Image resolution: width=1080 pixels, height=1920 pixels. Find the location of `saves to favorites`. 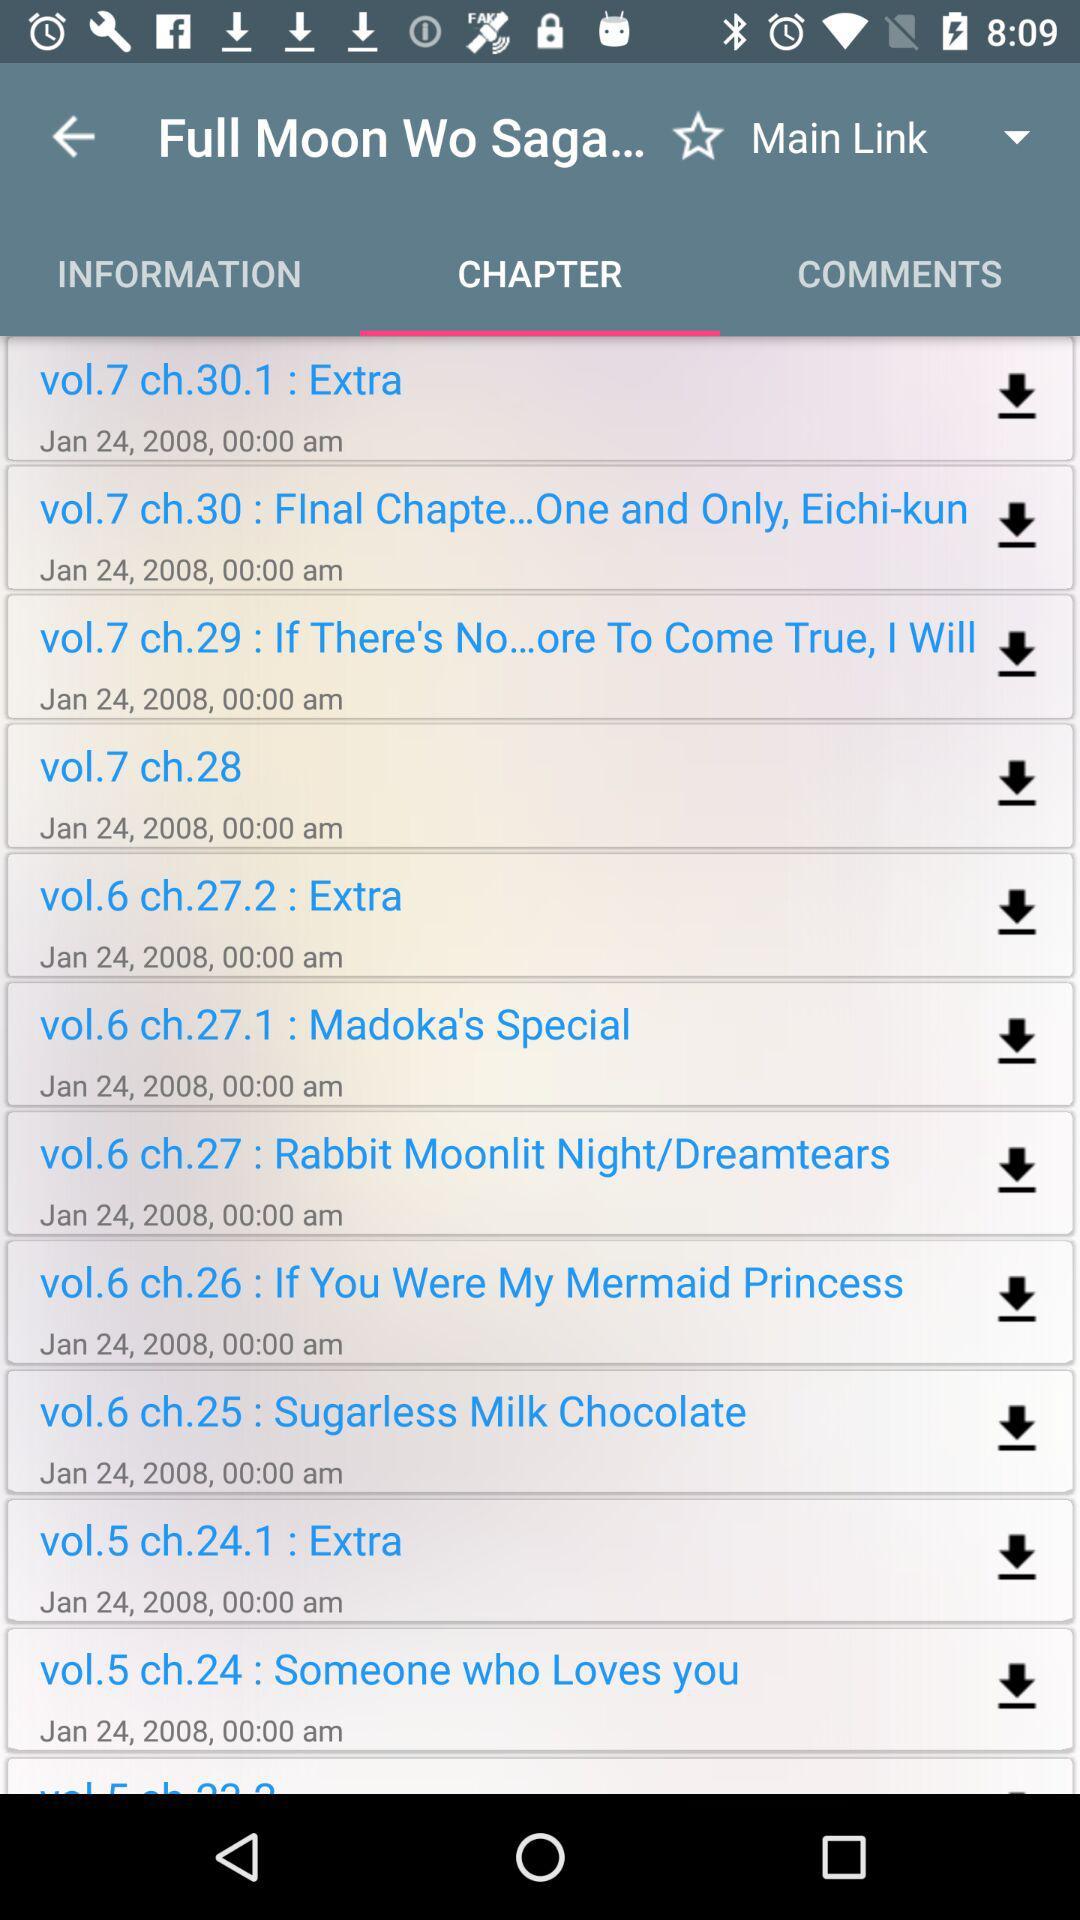

saves to favorites is located at coordinates (697, 135).